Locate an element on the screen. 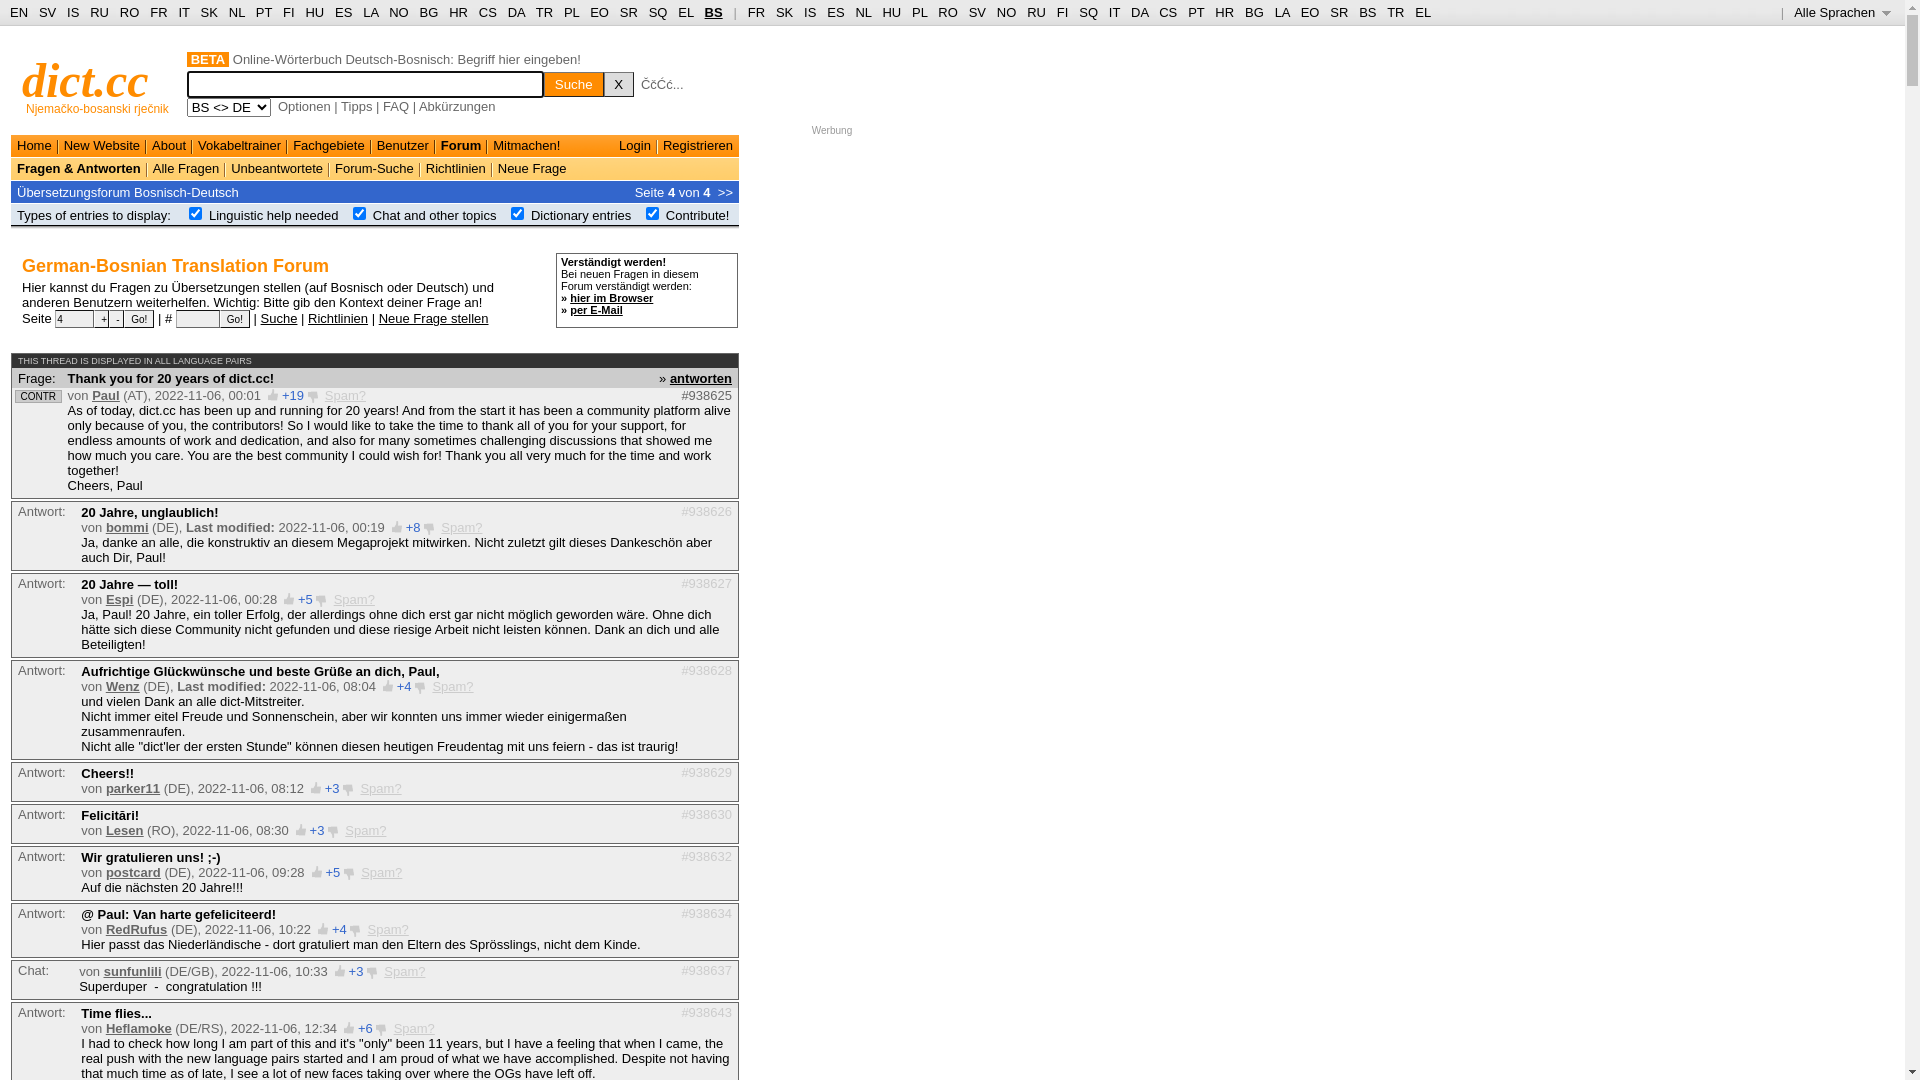 The width and height of the screenshot is (1920, 1080). 'Alle Fragen' is located at coordinates (186, 167).